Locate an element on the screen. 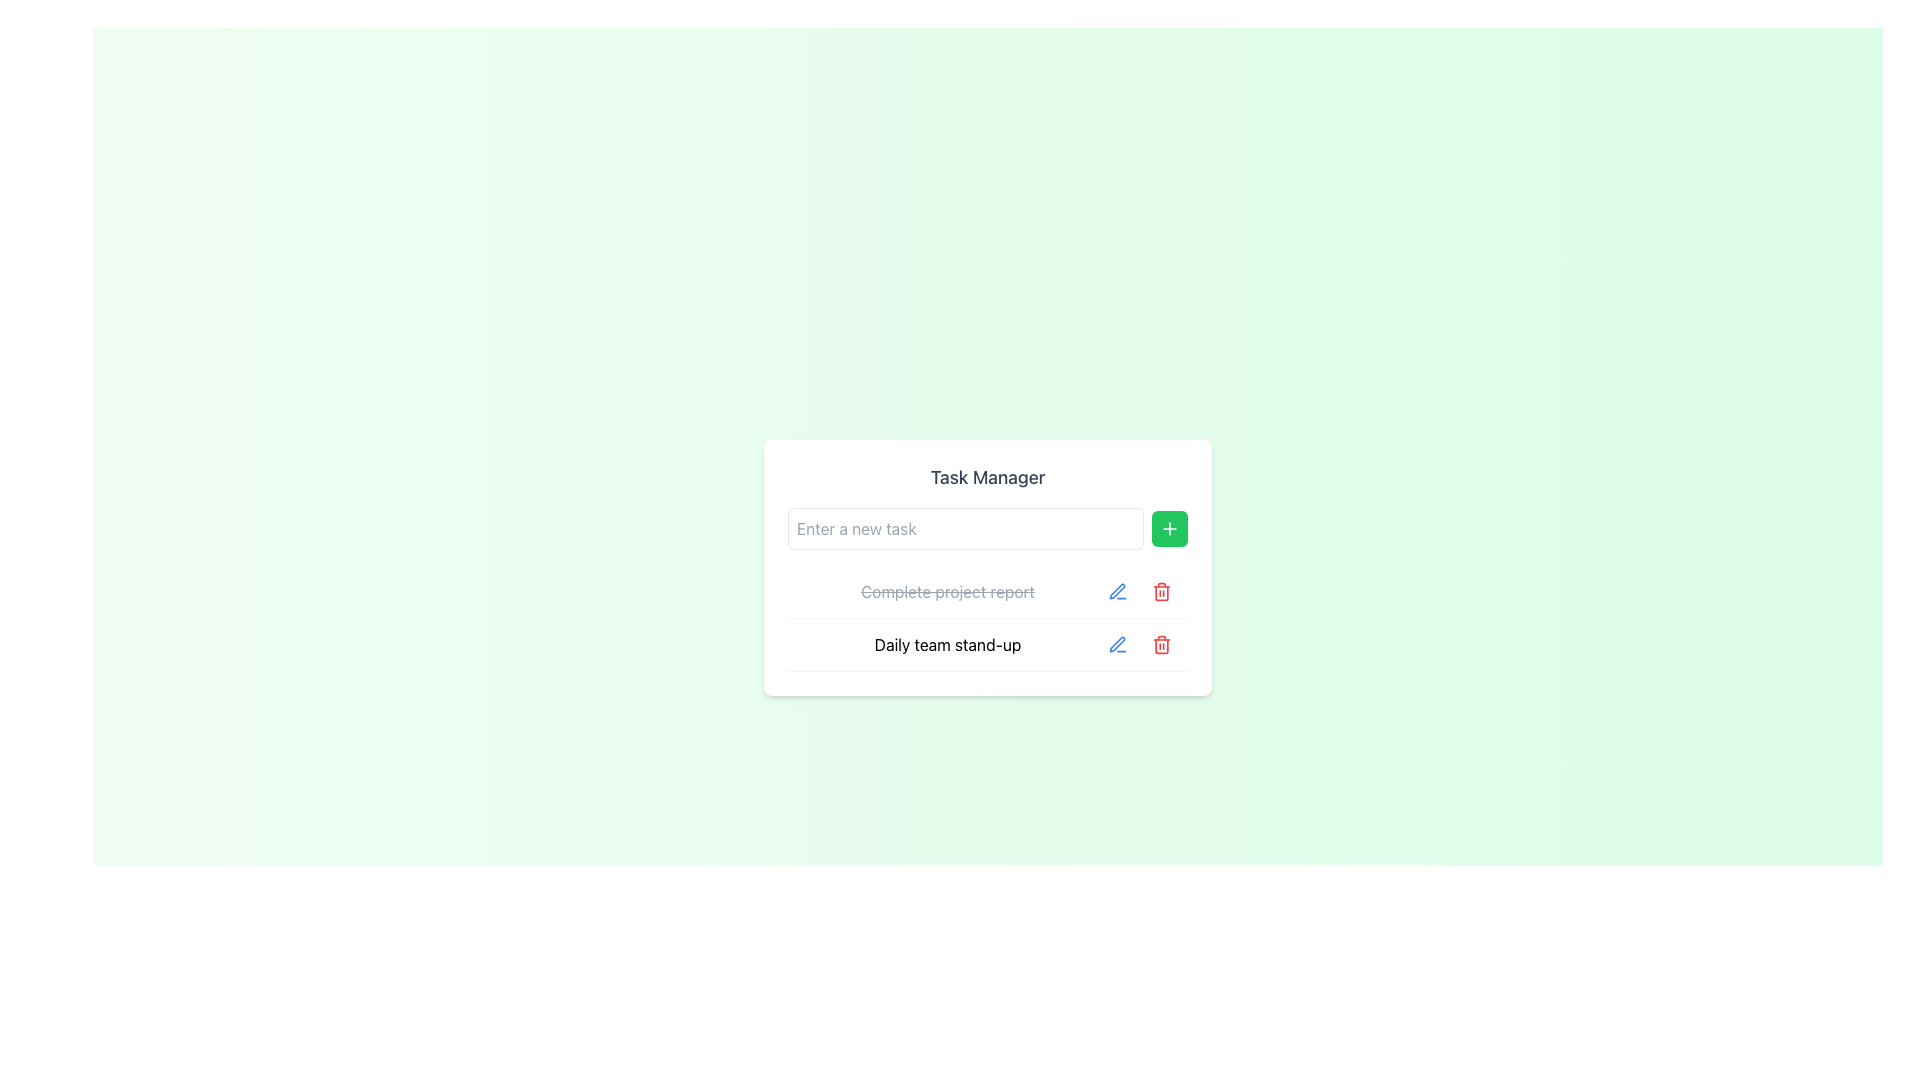  the edit button icon adjacent to the 'Daily team stand-up' task is located at coordinates (1117, 590).